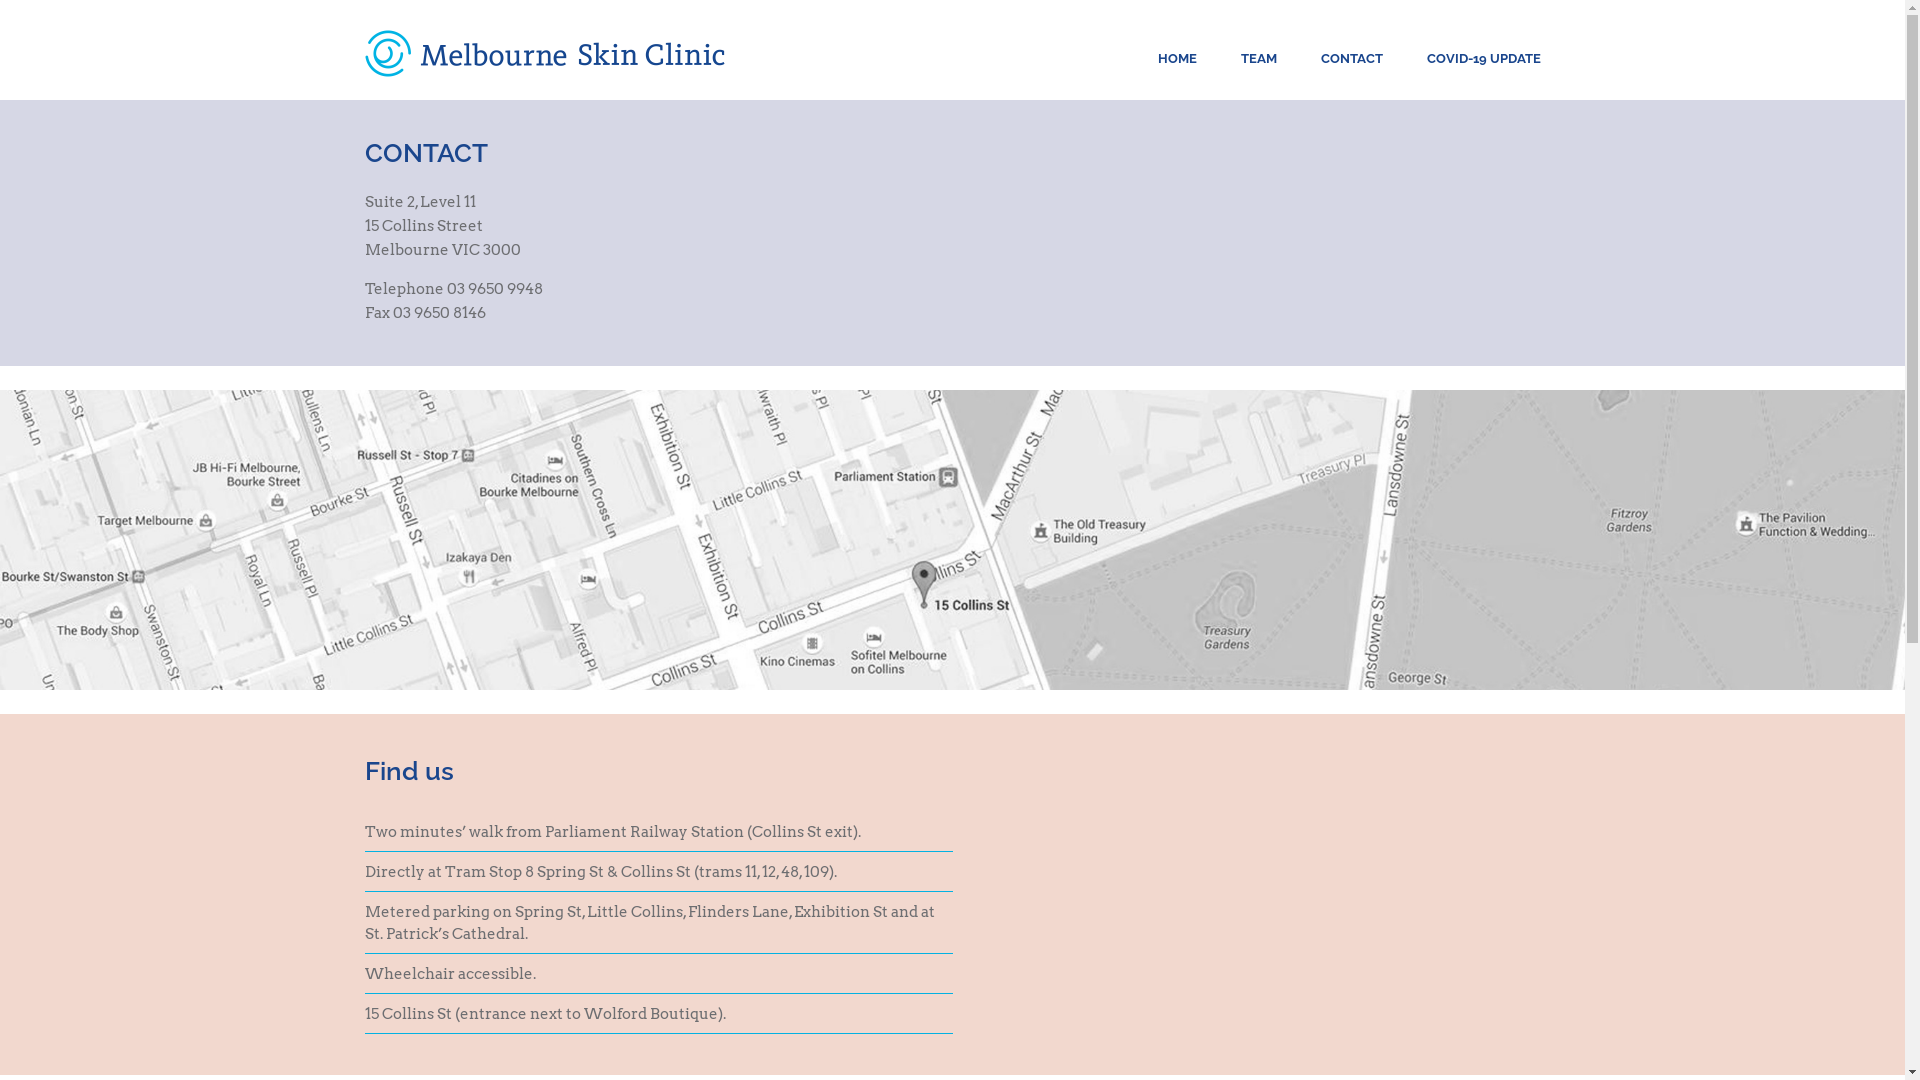 The width and height of the screenshot is (1920, 1080). What do you see at coordinates (1238, 57) in the screenshot?
I see `'TEAM'` at bounding box center [1238, 57].